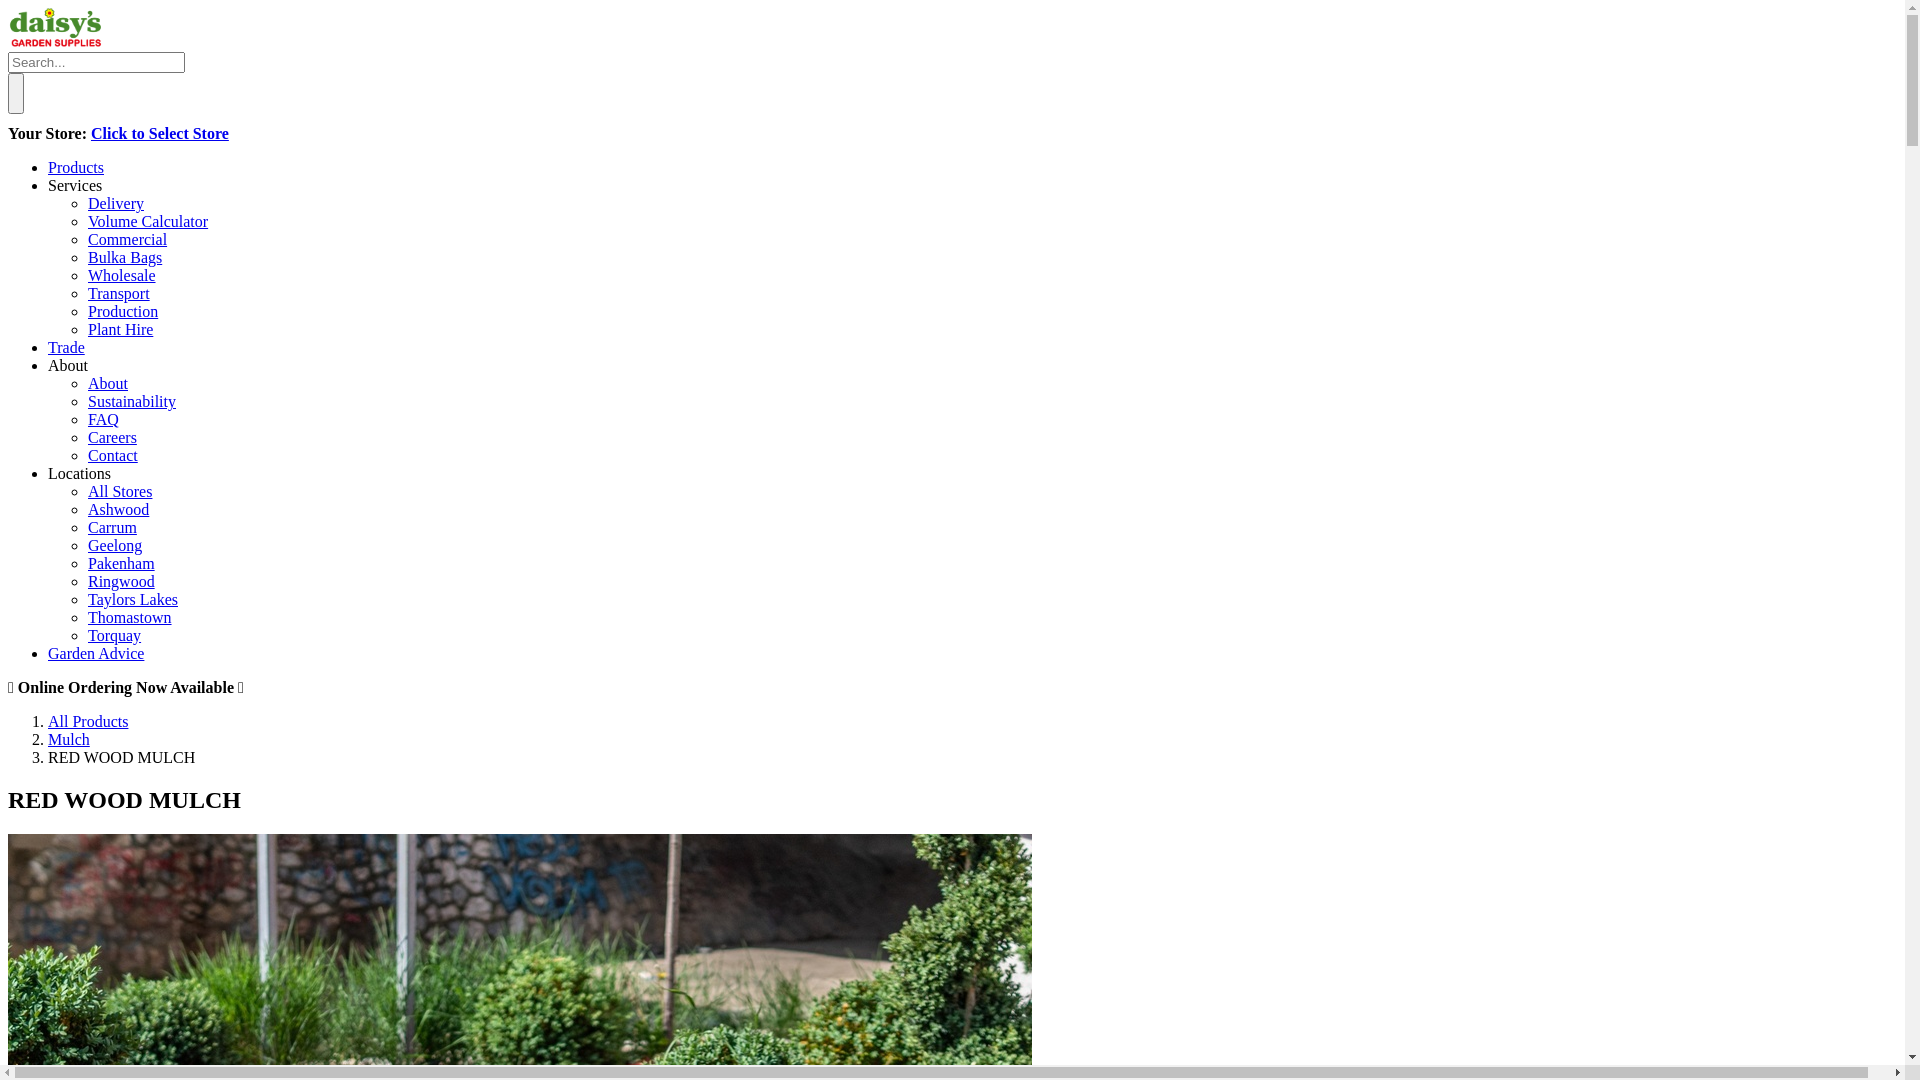  Describe the element at coordinates (86, 311) in the screenshot. I see `'Production'` at that location.